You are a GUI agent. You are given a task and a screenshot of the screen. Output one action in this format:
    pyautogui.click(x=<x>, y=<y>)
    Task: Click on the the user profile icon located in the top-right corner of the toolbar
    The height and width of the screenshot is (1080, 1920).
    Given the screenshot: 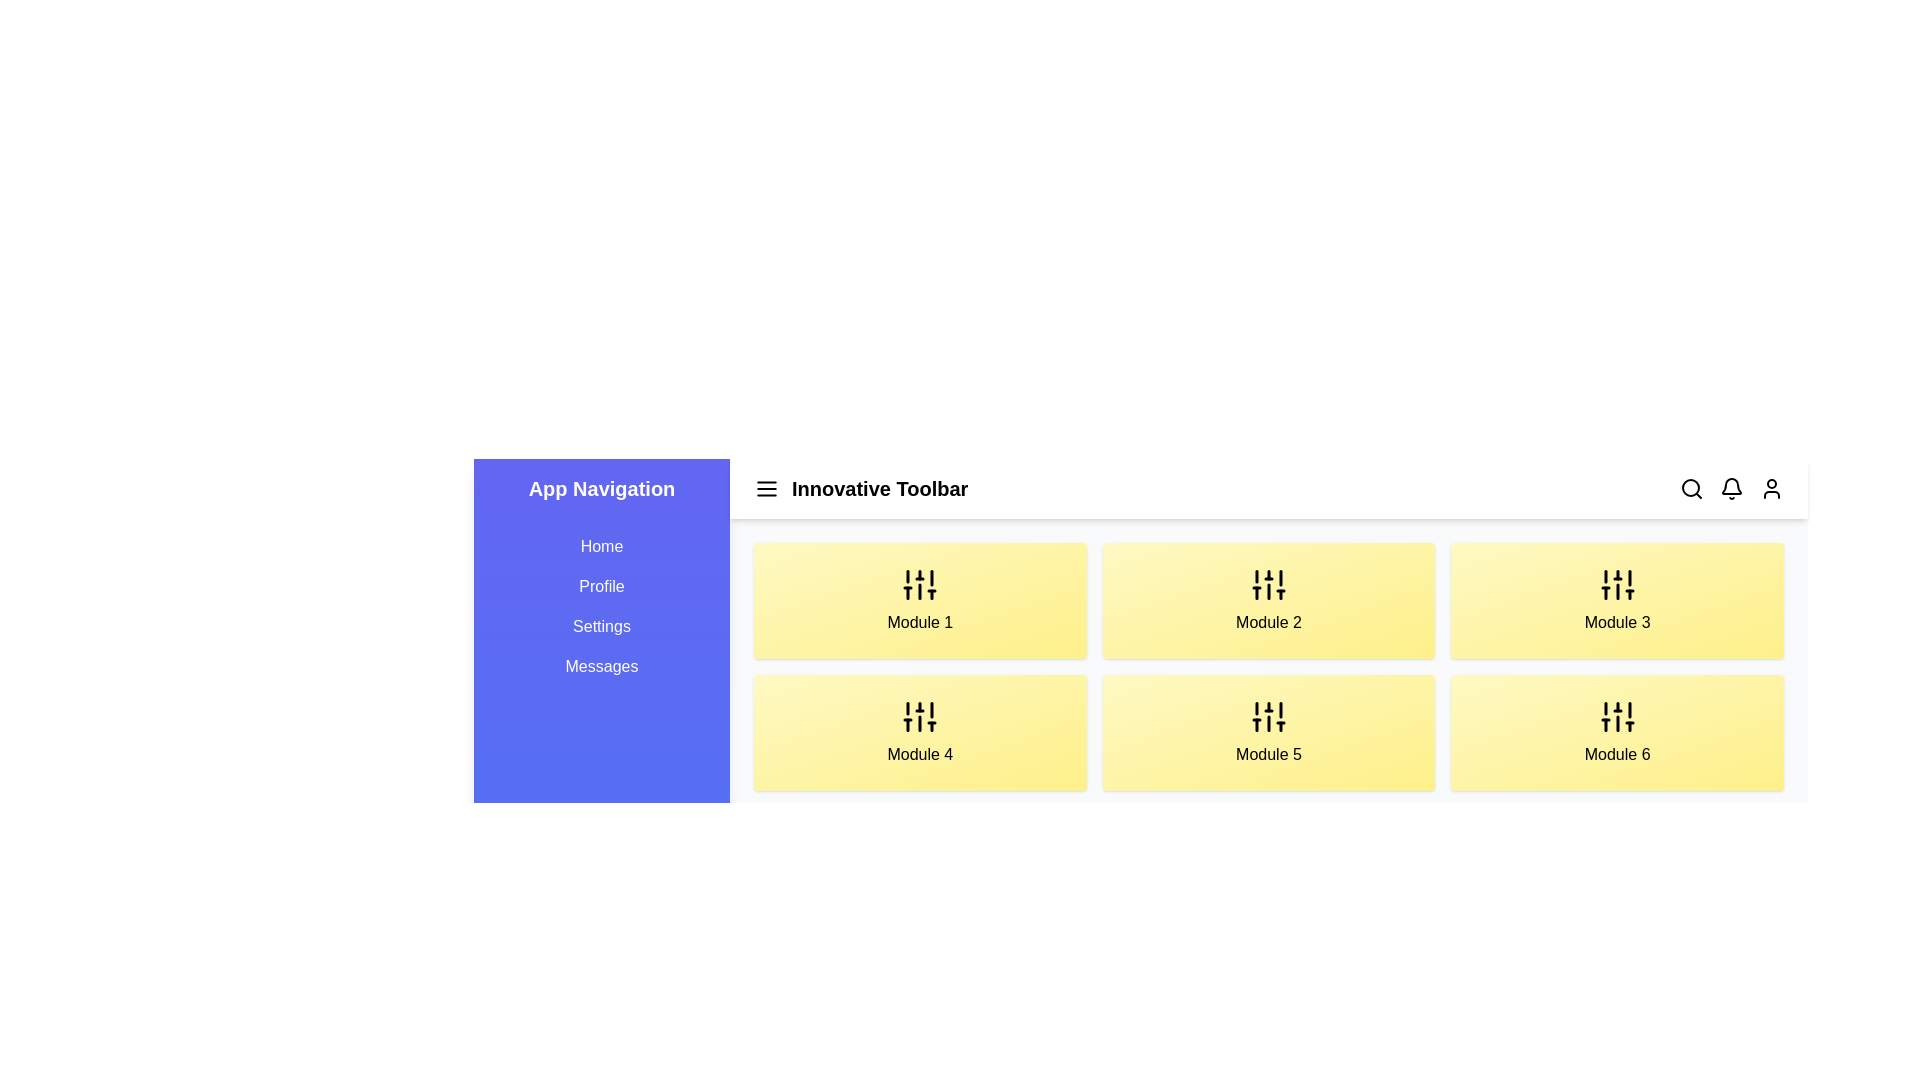 What is the action you would take?
    pyautogui.click(x=1771, y=489)
    